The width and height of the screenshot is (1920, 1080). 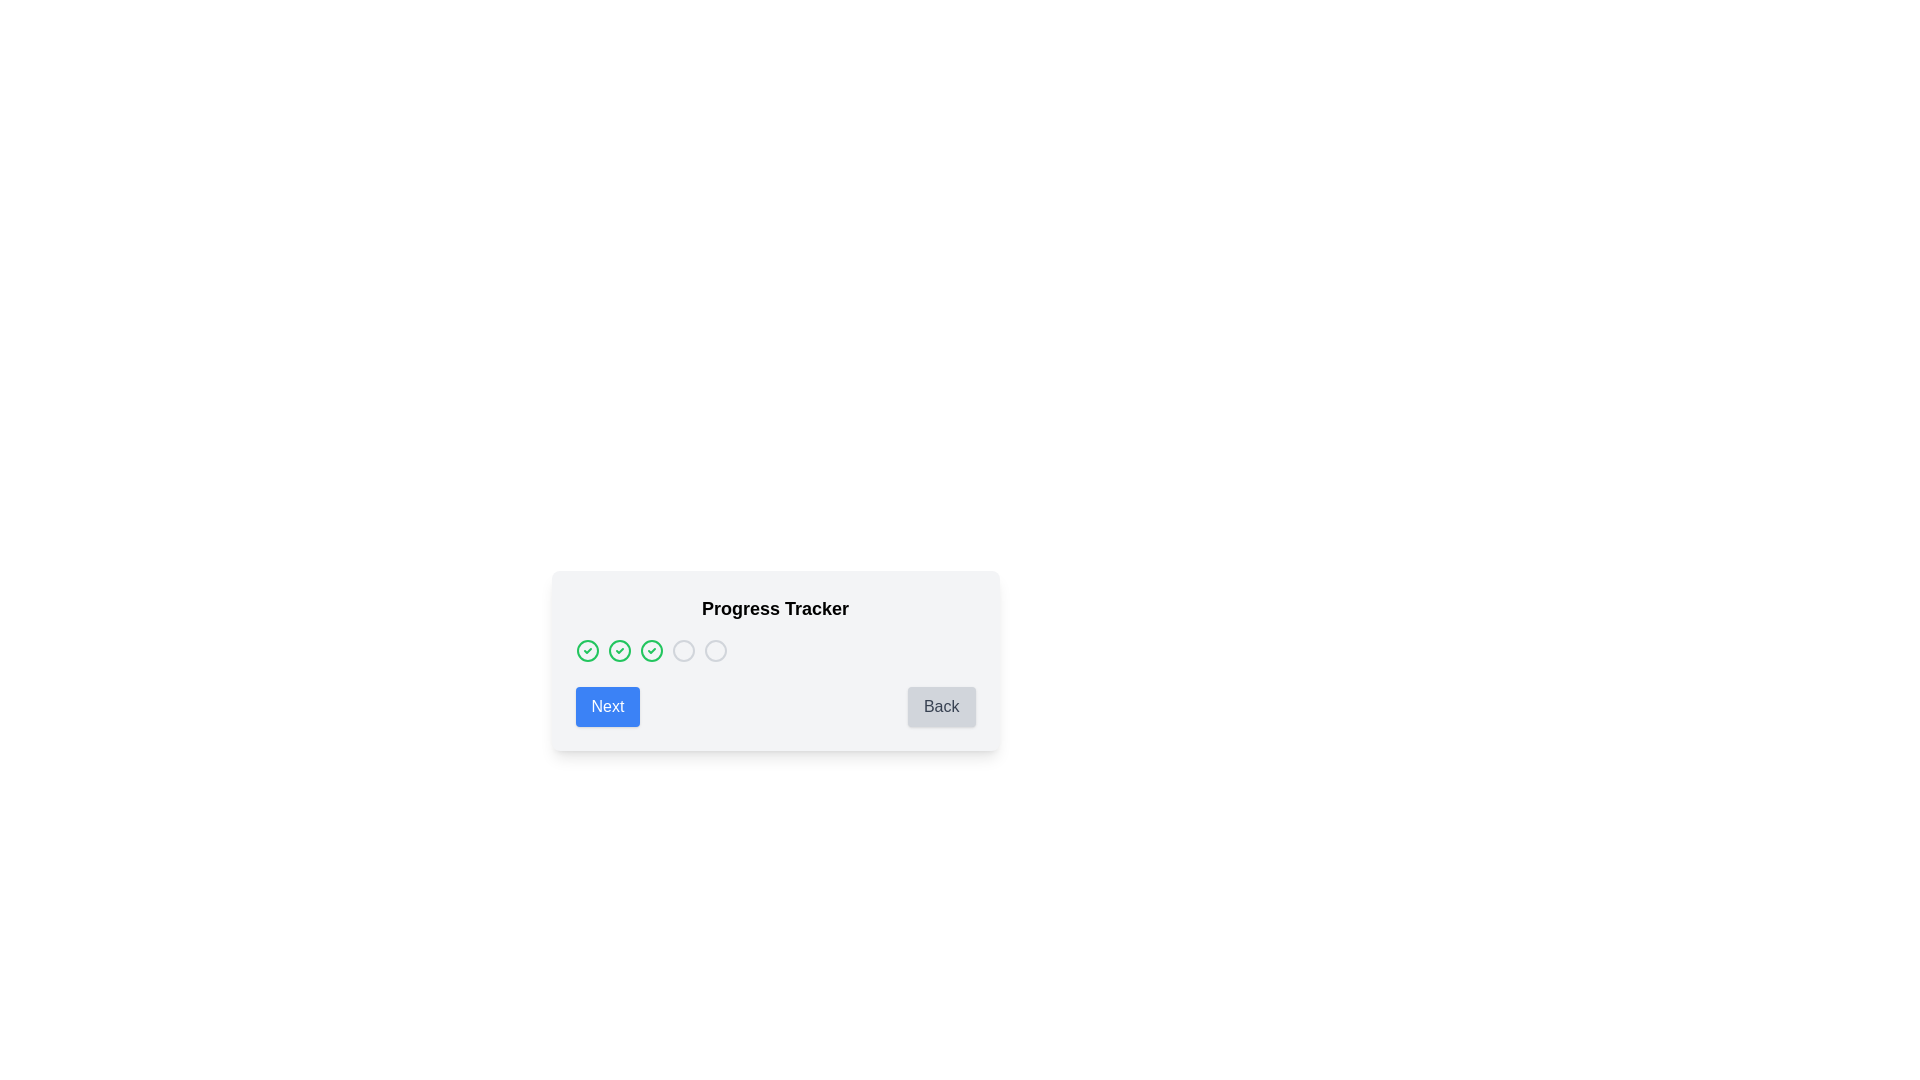 What do you see at coordinates (586, 651) in the screenshot?
I see `the state of the first progress status indicator icon in the horizontal sequence of similar icons` at bounding box center [586, 651].